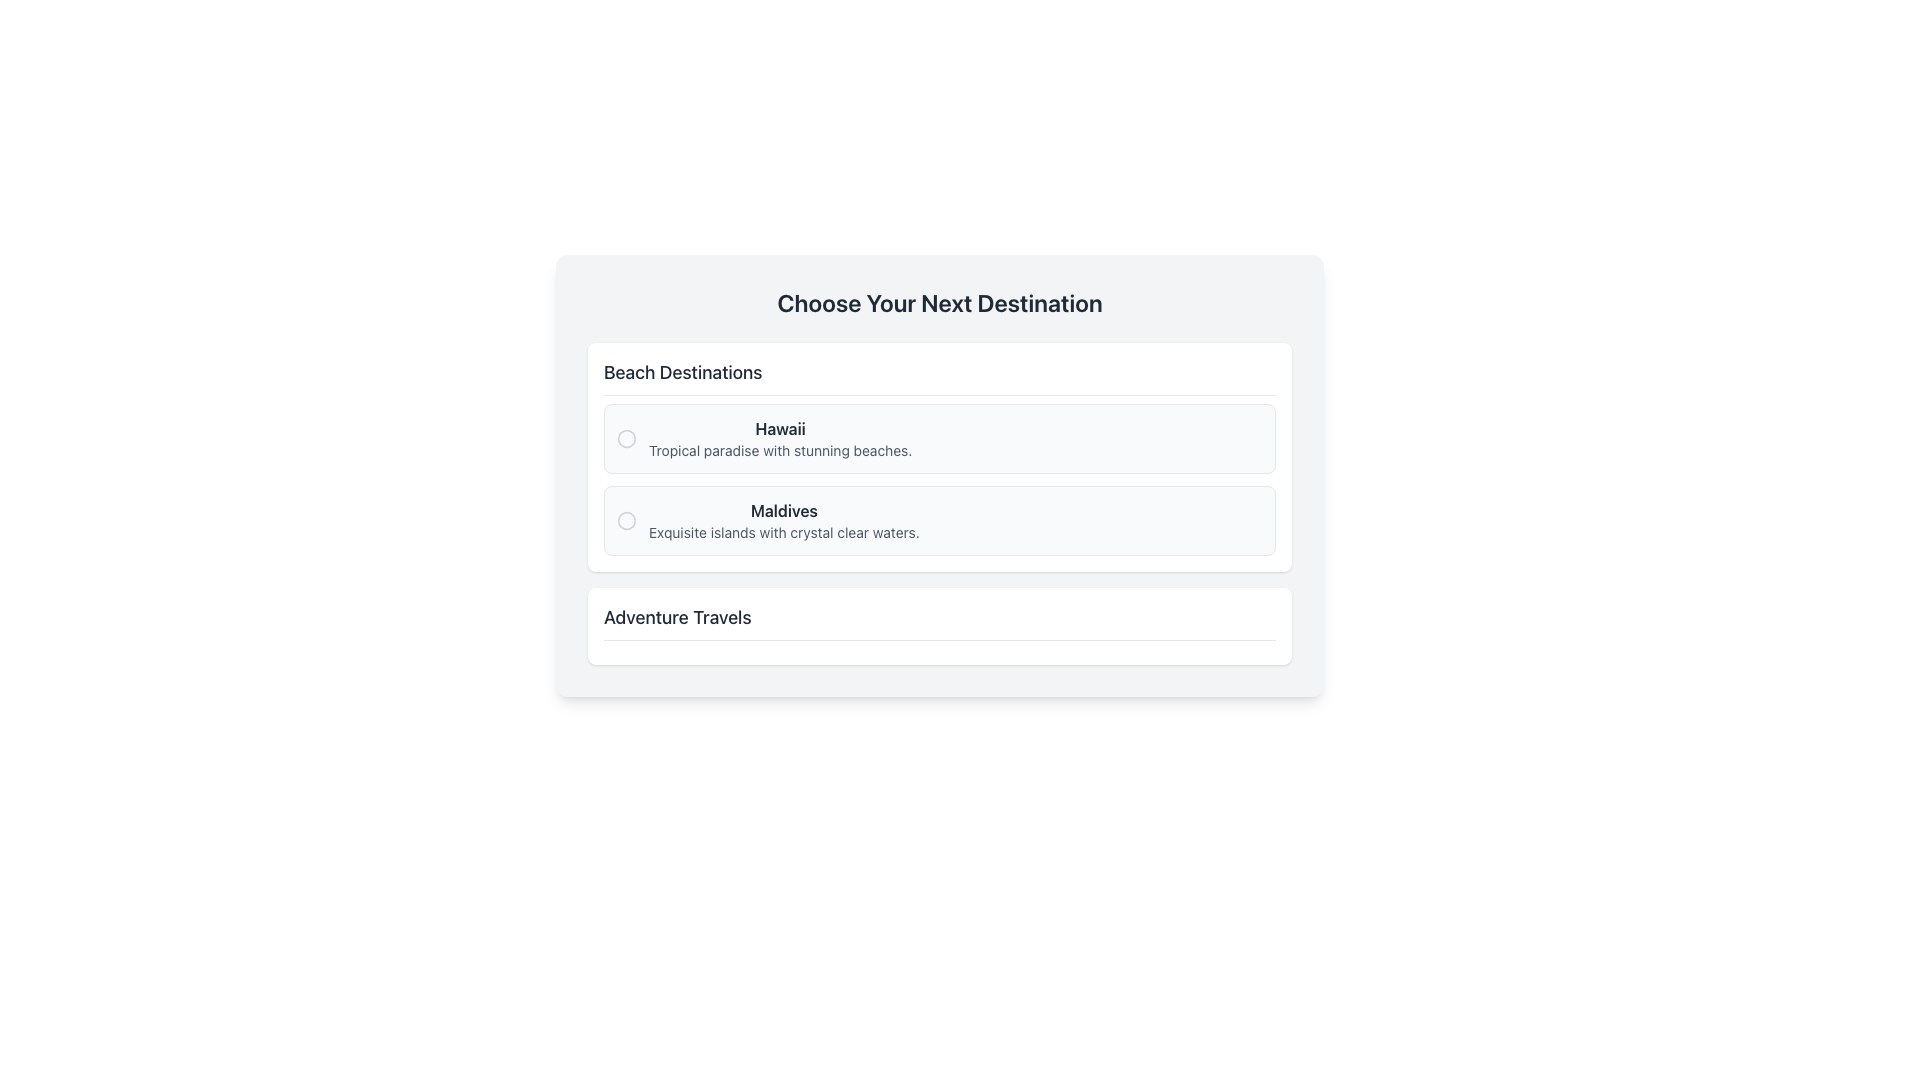 The width and height of the screenshot is (1920, 1080). I want to click on text description element that displays 'Tropical paradise with stunning beaches.' located under the bold title 'Hawaii' in the 'Beach Destinations' section, so click(779, 451).